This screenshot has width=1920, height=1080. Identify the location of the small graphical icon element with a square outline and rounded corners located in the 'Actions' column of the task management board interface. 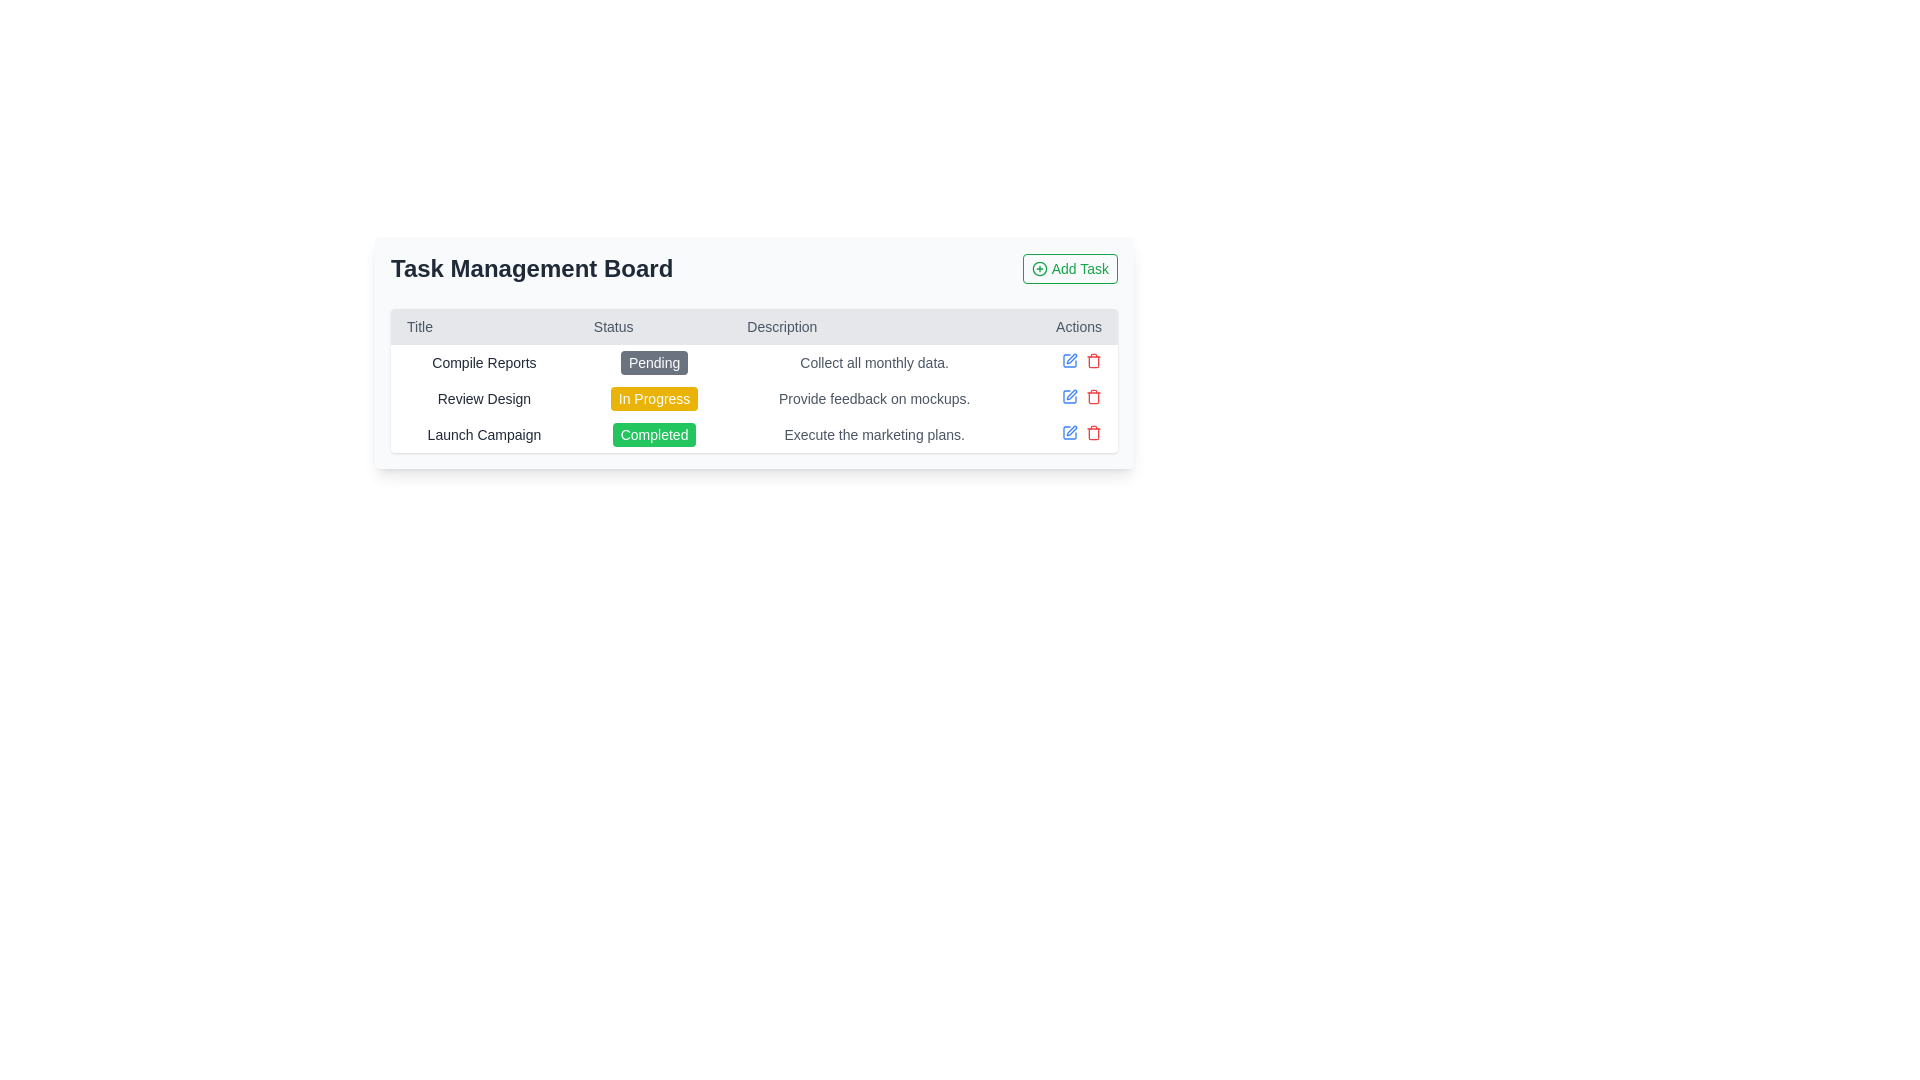
(1069, 397).